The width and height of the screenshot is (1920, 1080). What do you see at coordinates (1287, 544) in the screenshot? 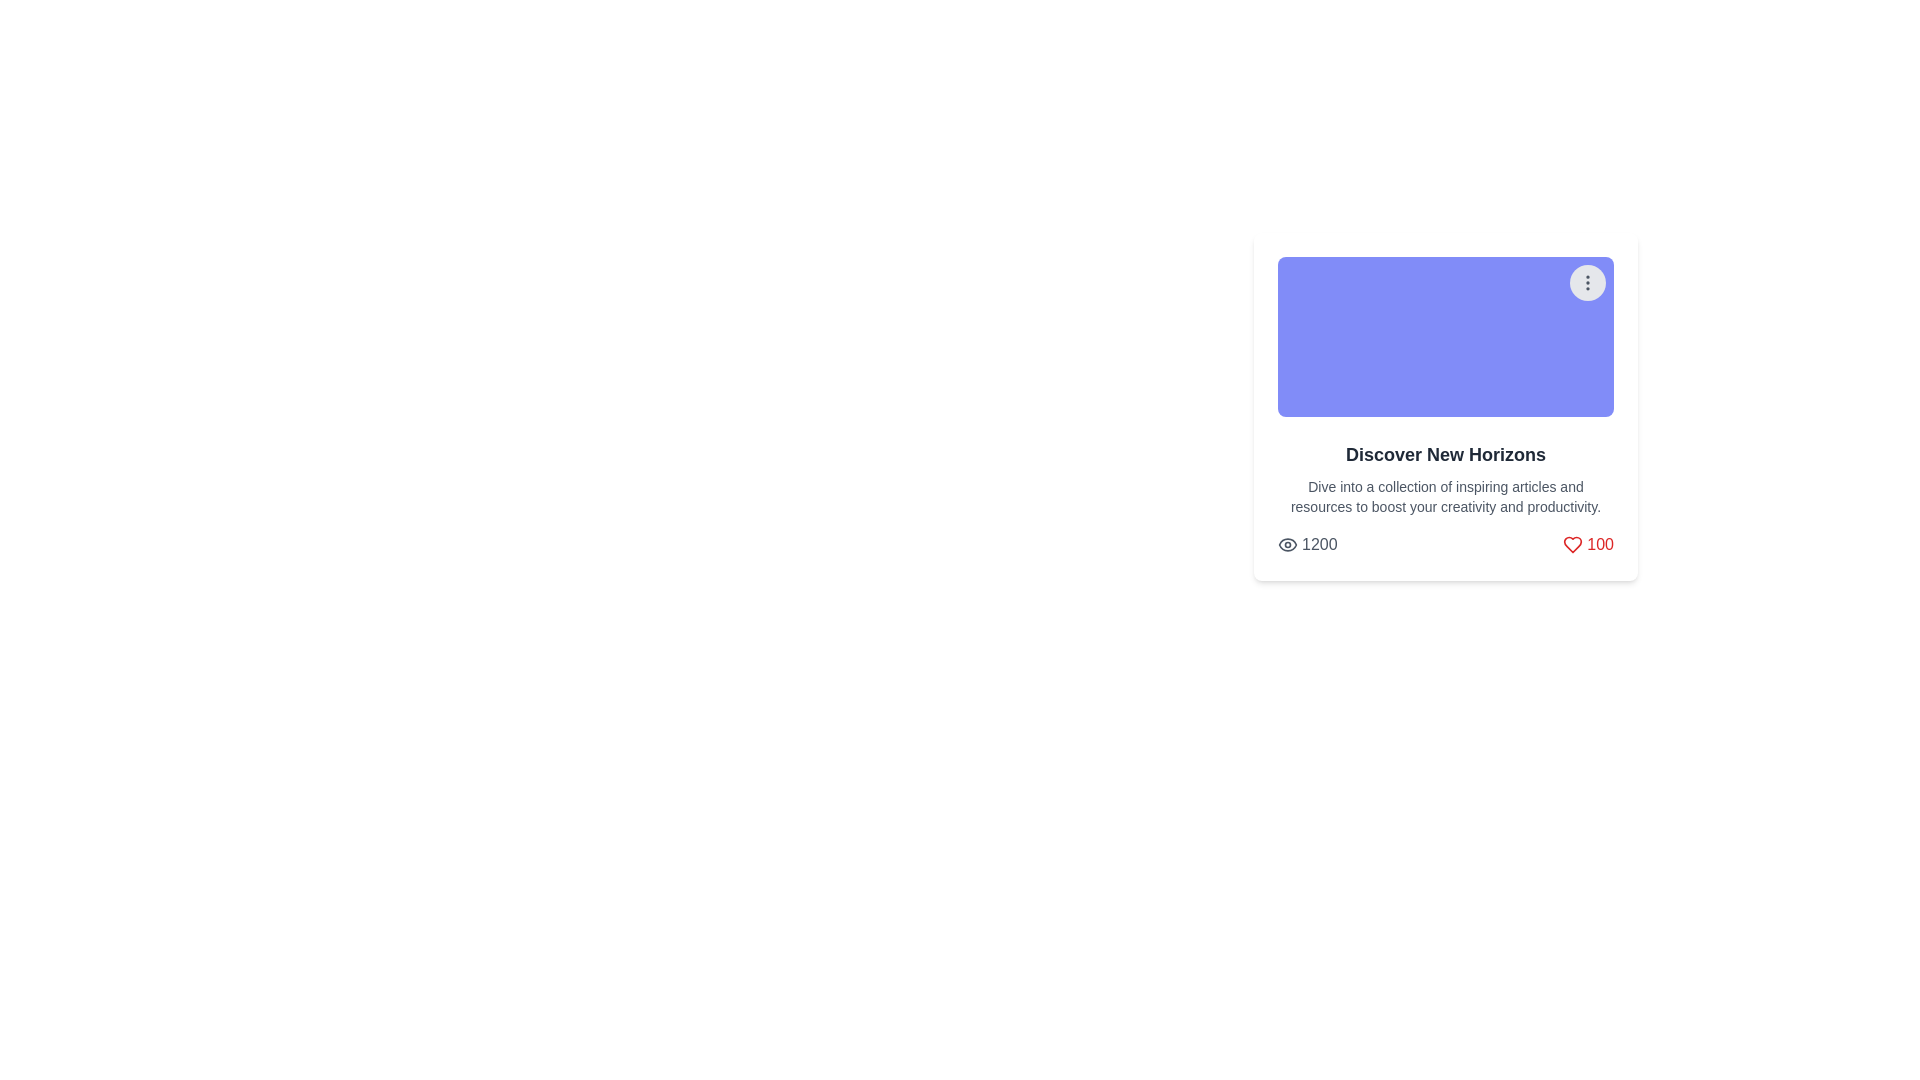
I see `the eye icon` at bounding box center [1287, 544].